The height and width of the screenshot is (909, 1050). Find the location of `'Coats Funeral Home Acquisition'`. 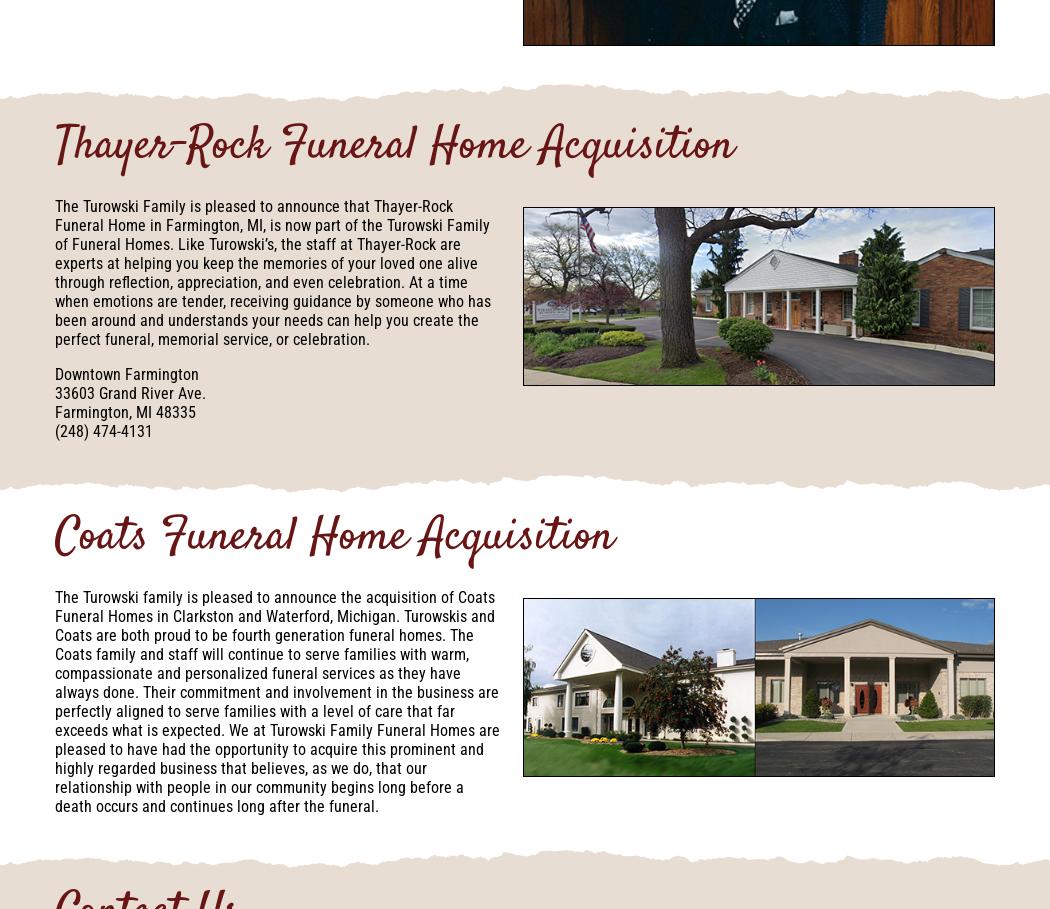

'Coats Funeral Home Acquisition' is located at coordinates (334, 538).